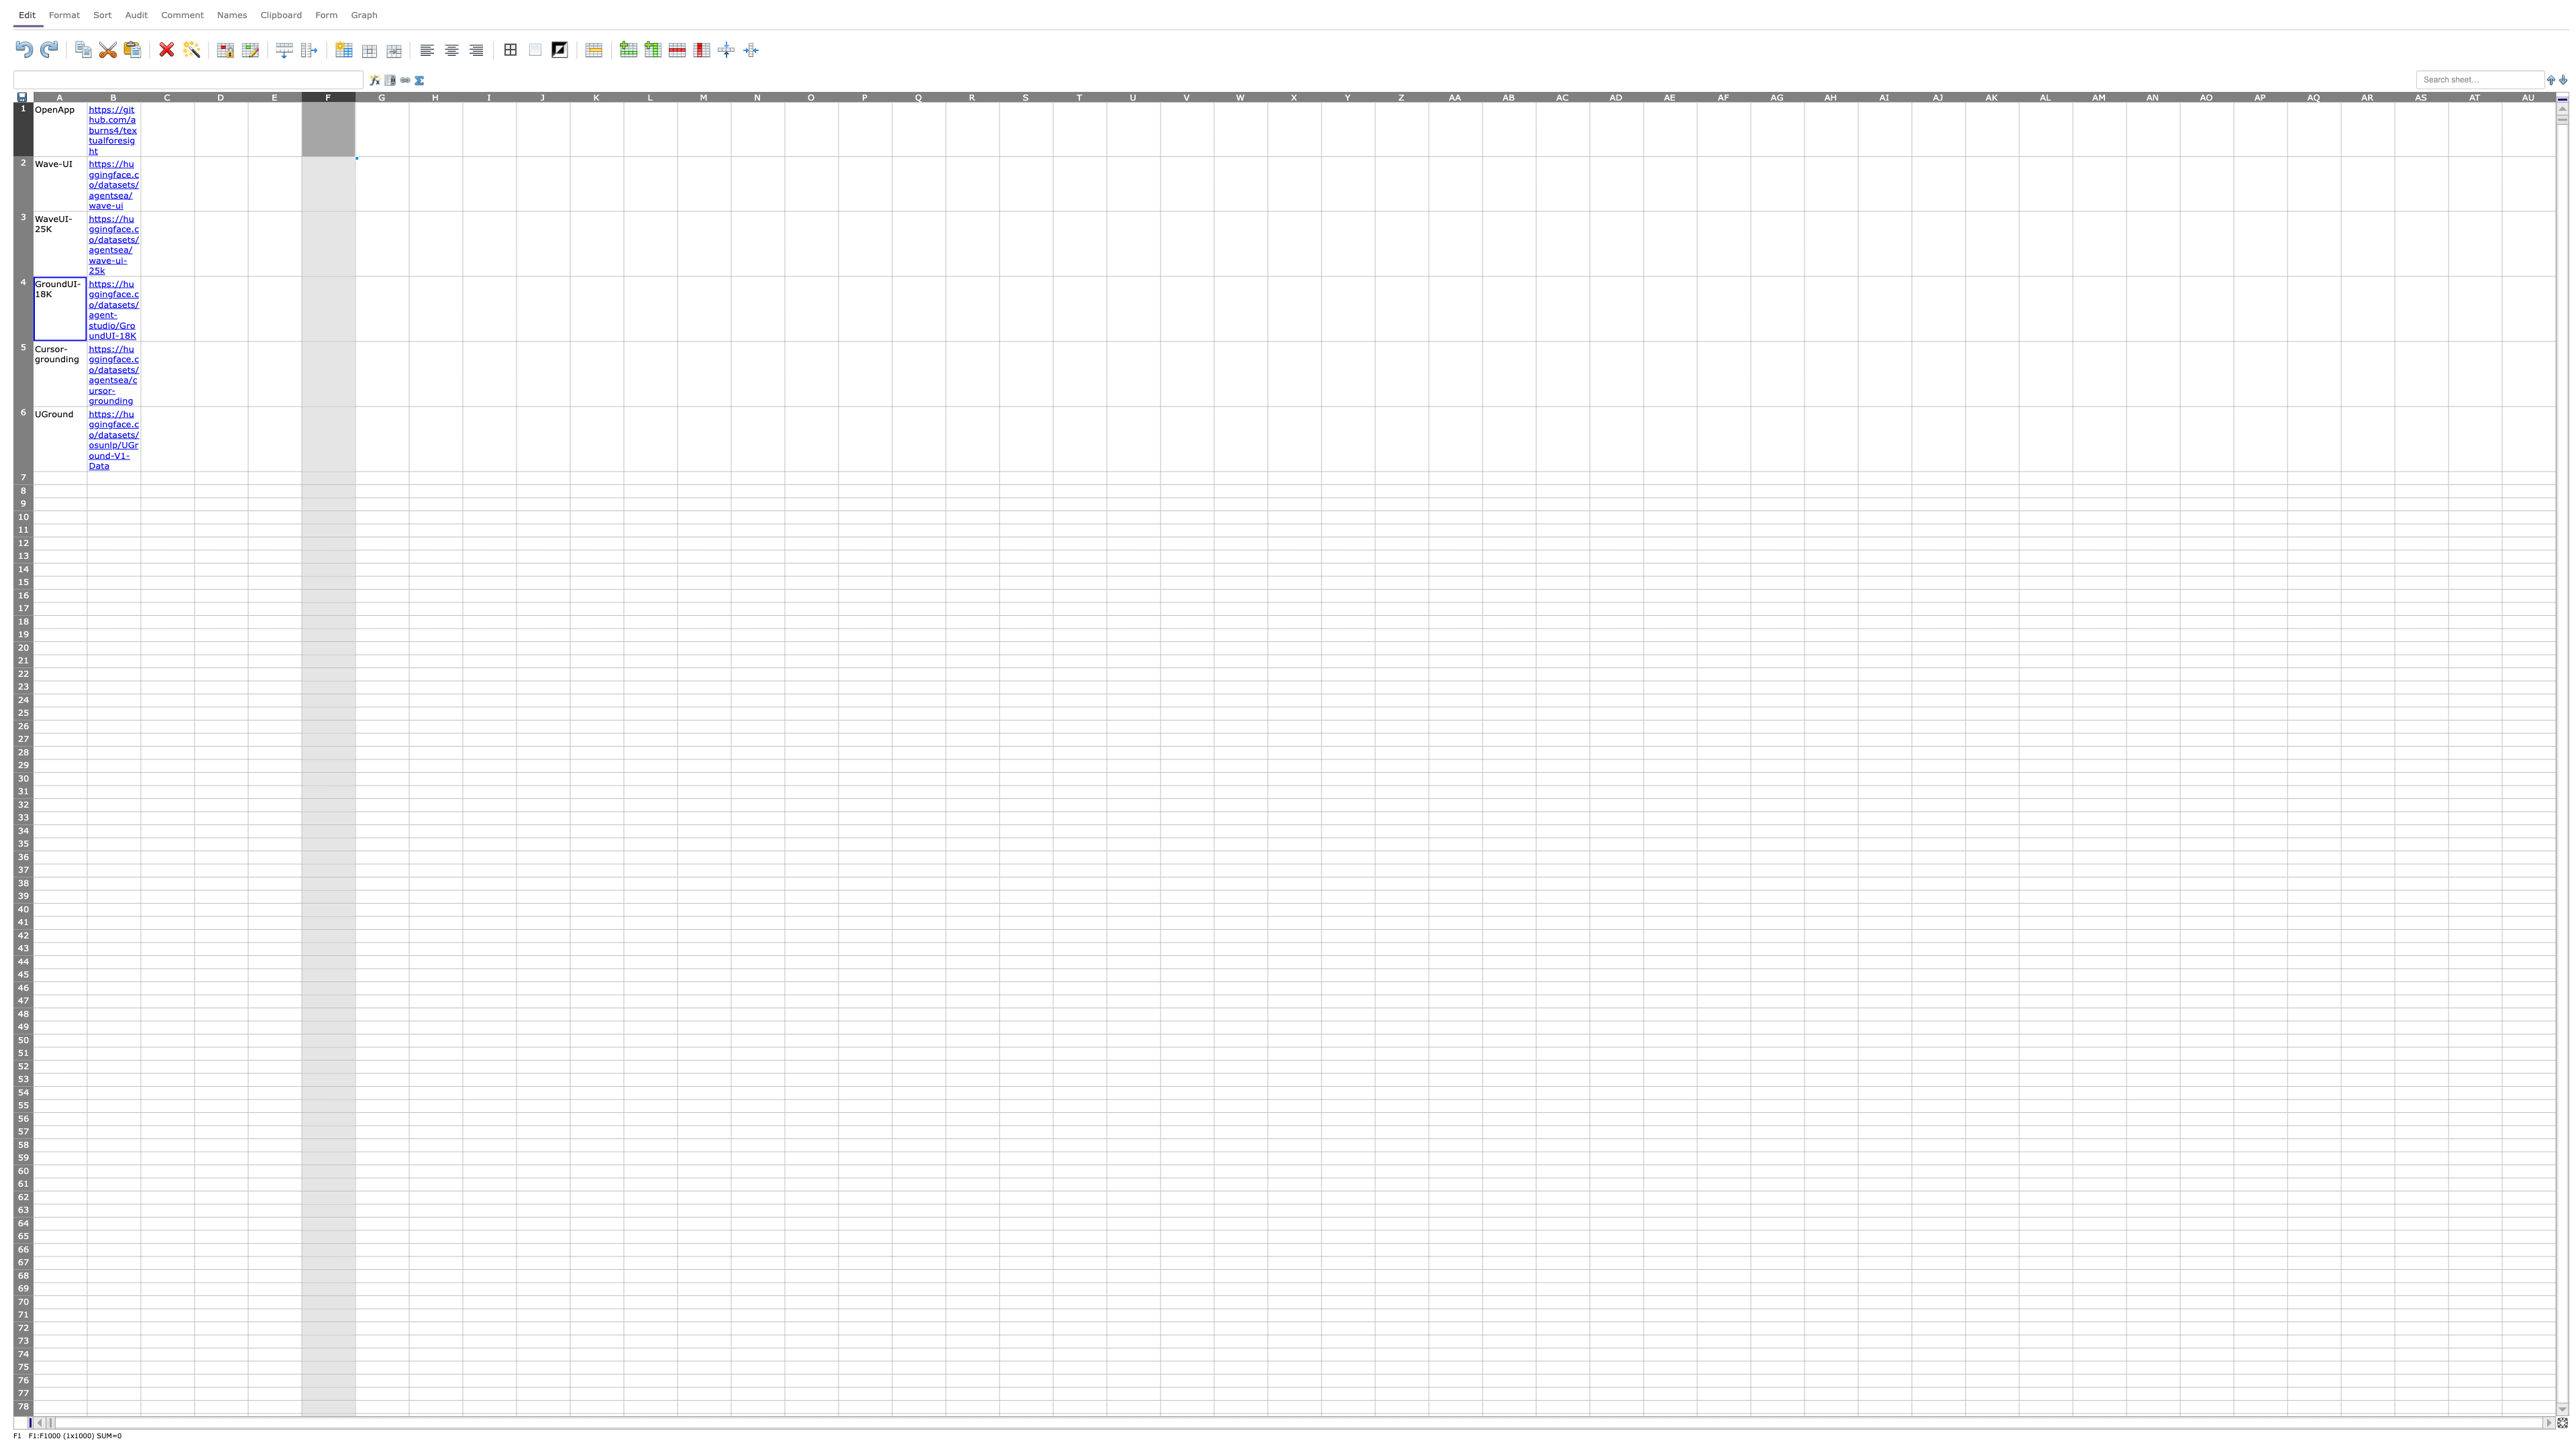  What do you see at coordinates (543, 95) in the screenshot?
I see `to activate column J` at bounding box center [543, 95].